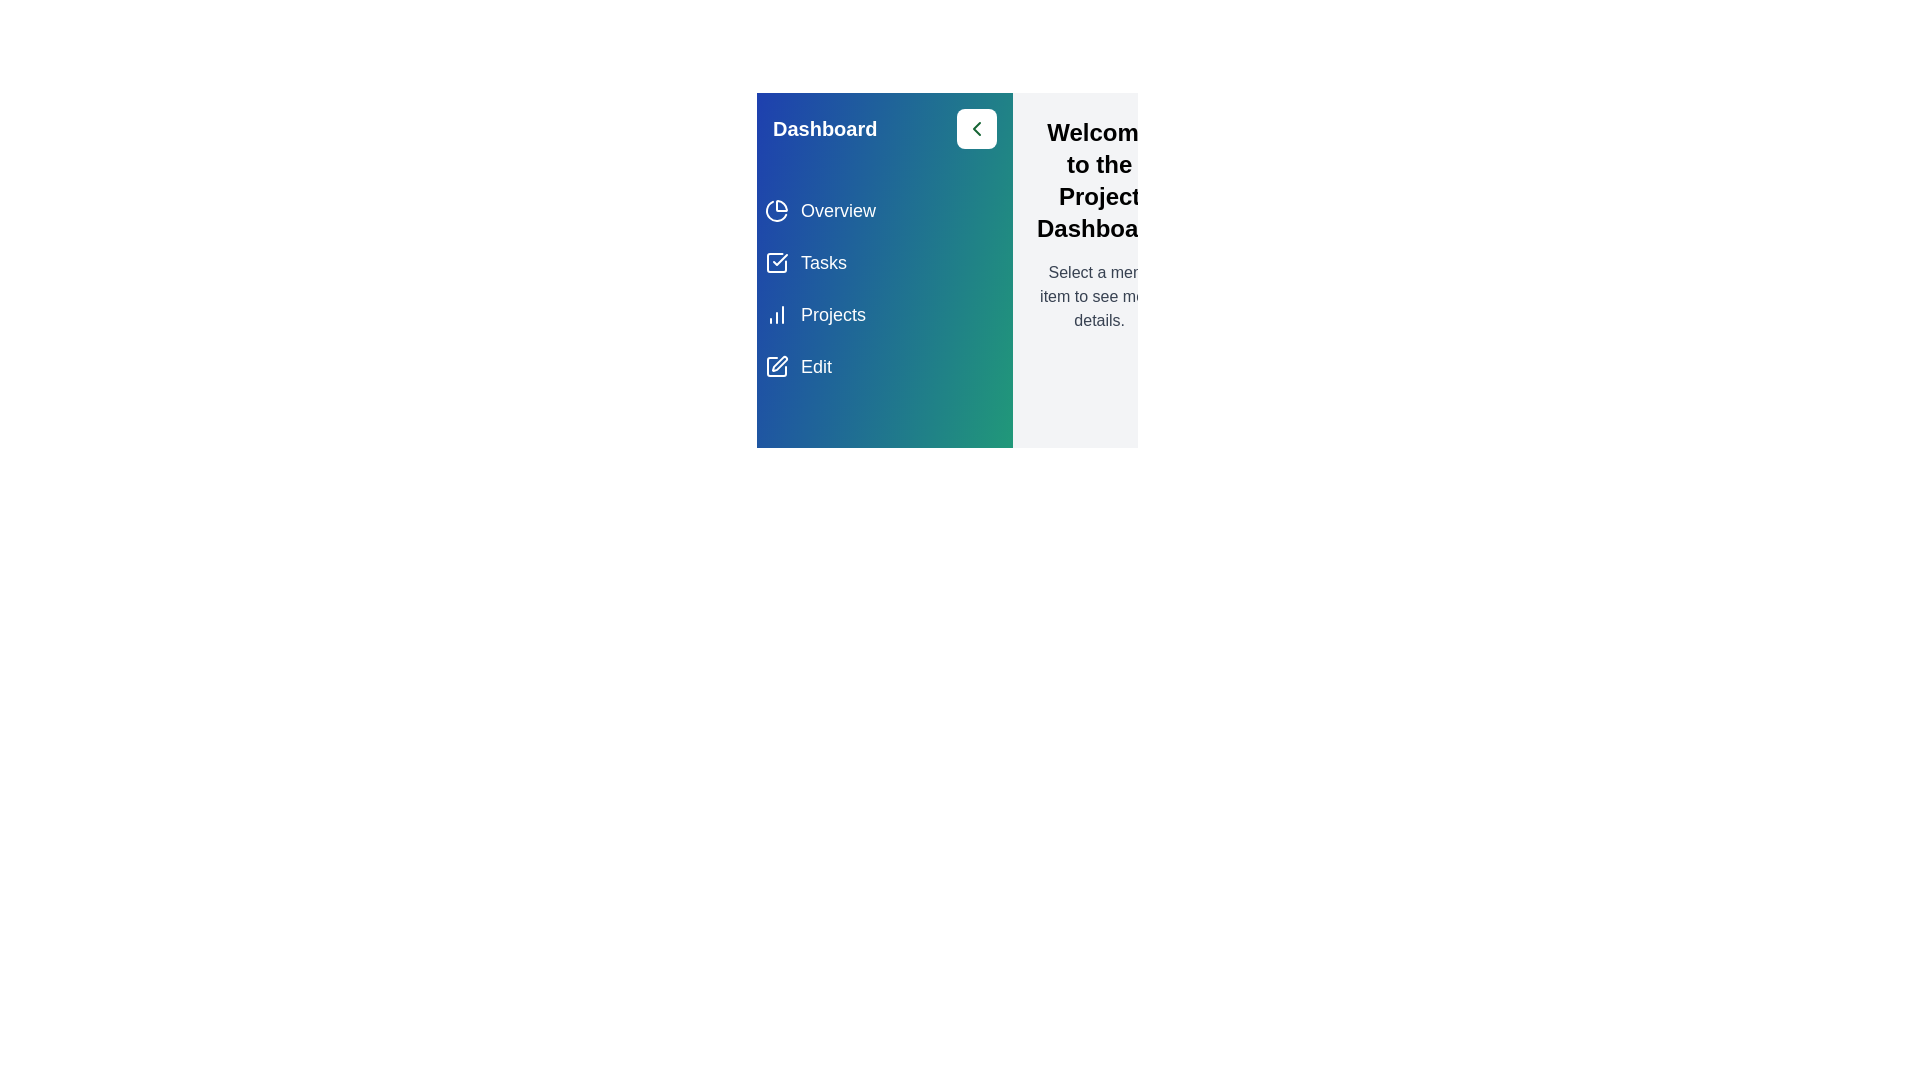  Describe the element at coordinates (883, 315) in the screenshot. I see `the menu item Projects from the list` at that location.